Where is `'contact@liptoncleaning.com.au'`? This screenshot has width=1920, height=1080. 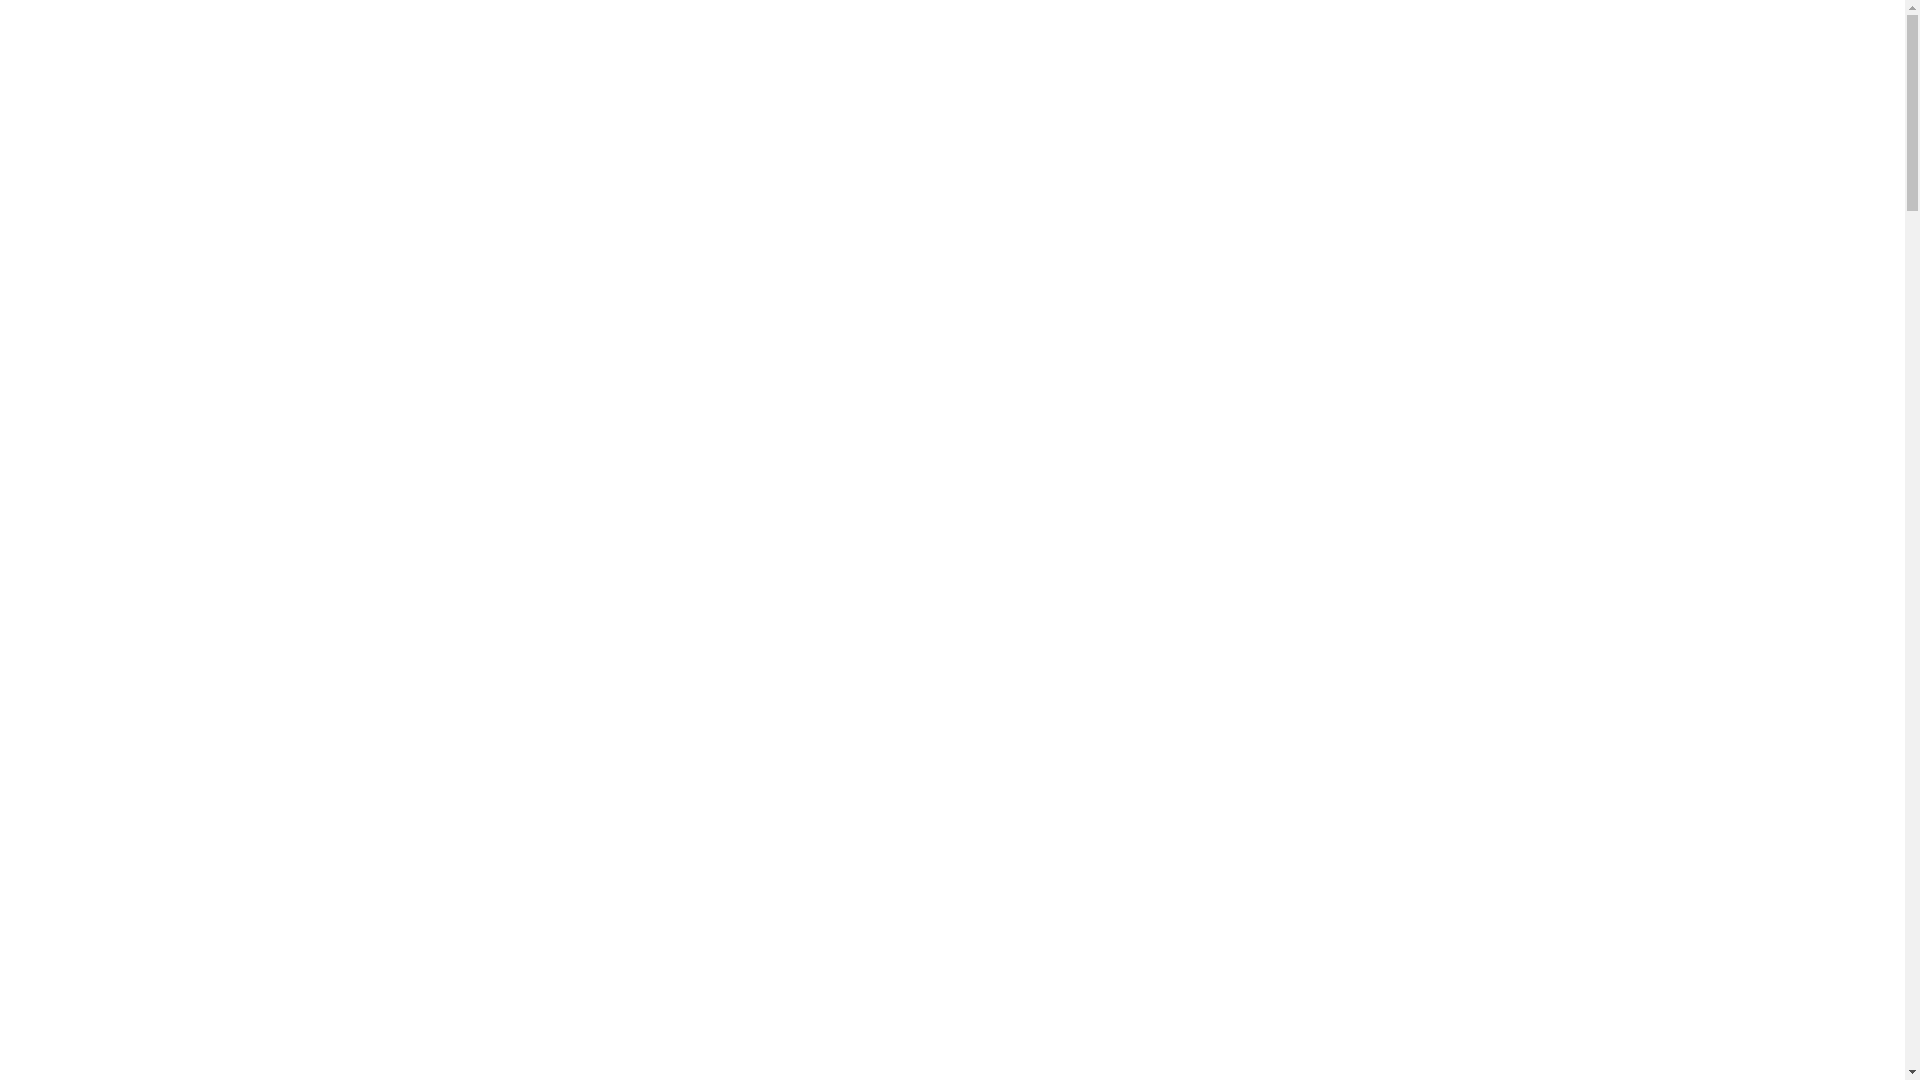
'contact@liptoncleaning.com.au' is located at coordinates (167, 69).